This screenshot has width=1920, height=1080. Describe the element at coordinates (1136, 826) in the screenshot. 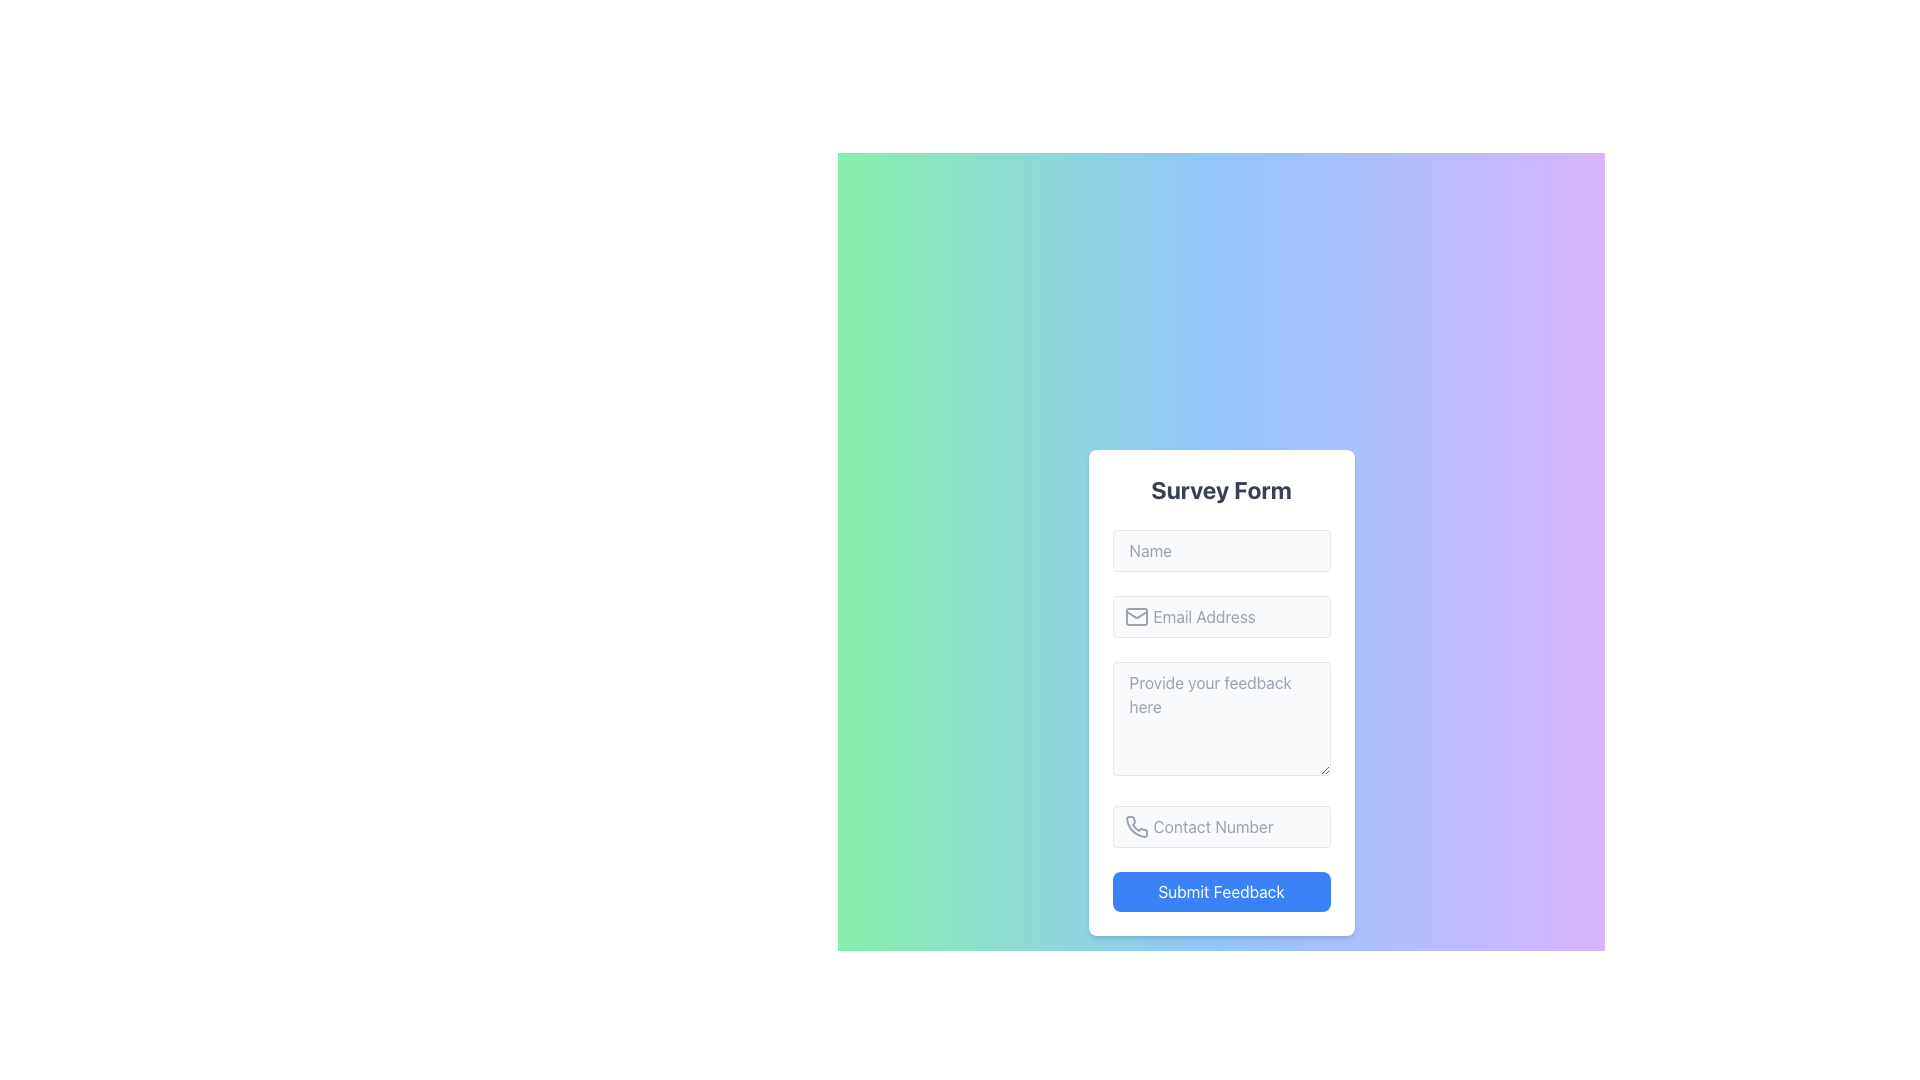

I see `the icon indicating the phone number entry next to the 'Contact Number' input field` at that location.